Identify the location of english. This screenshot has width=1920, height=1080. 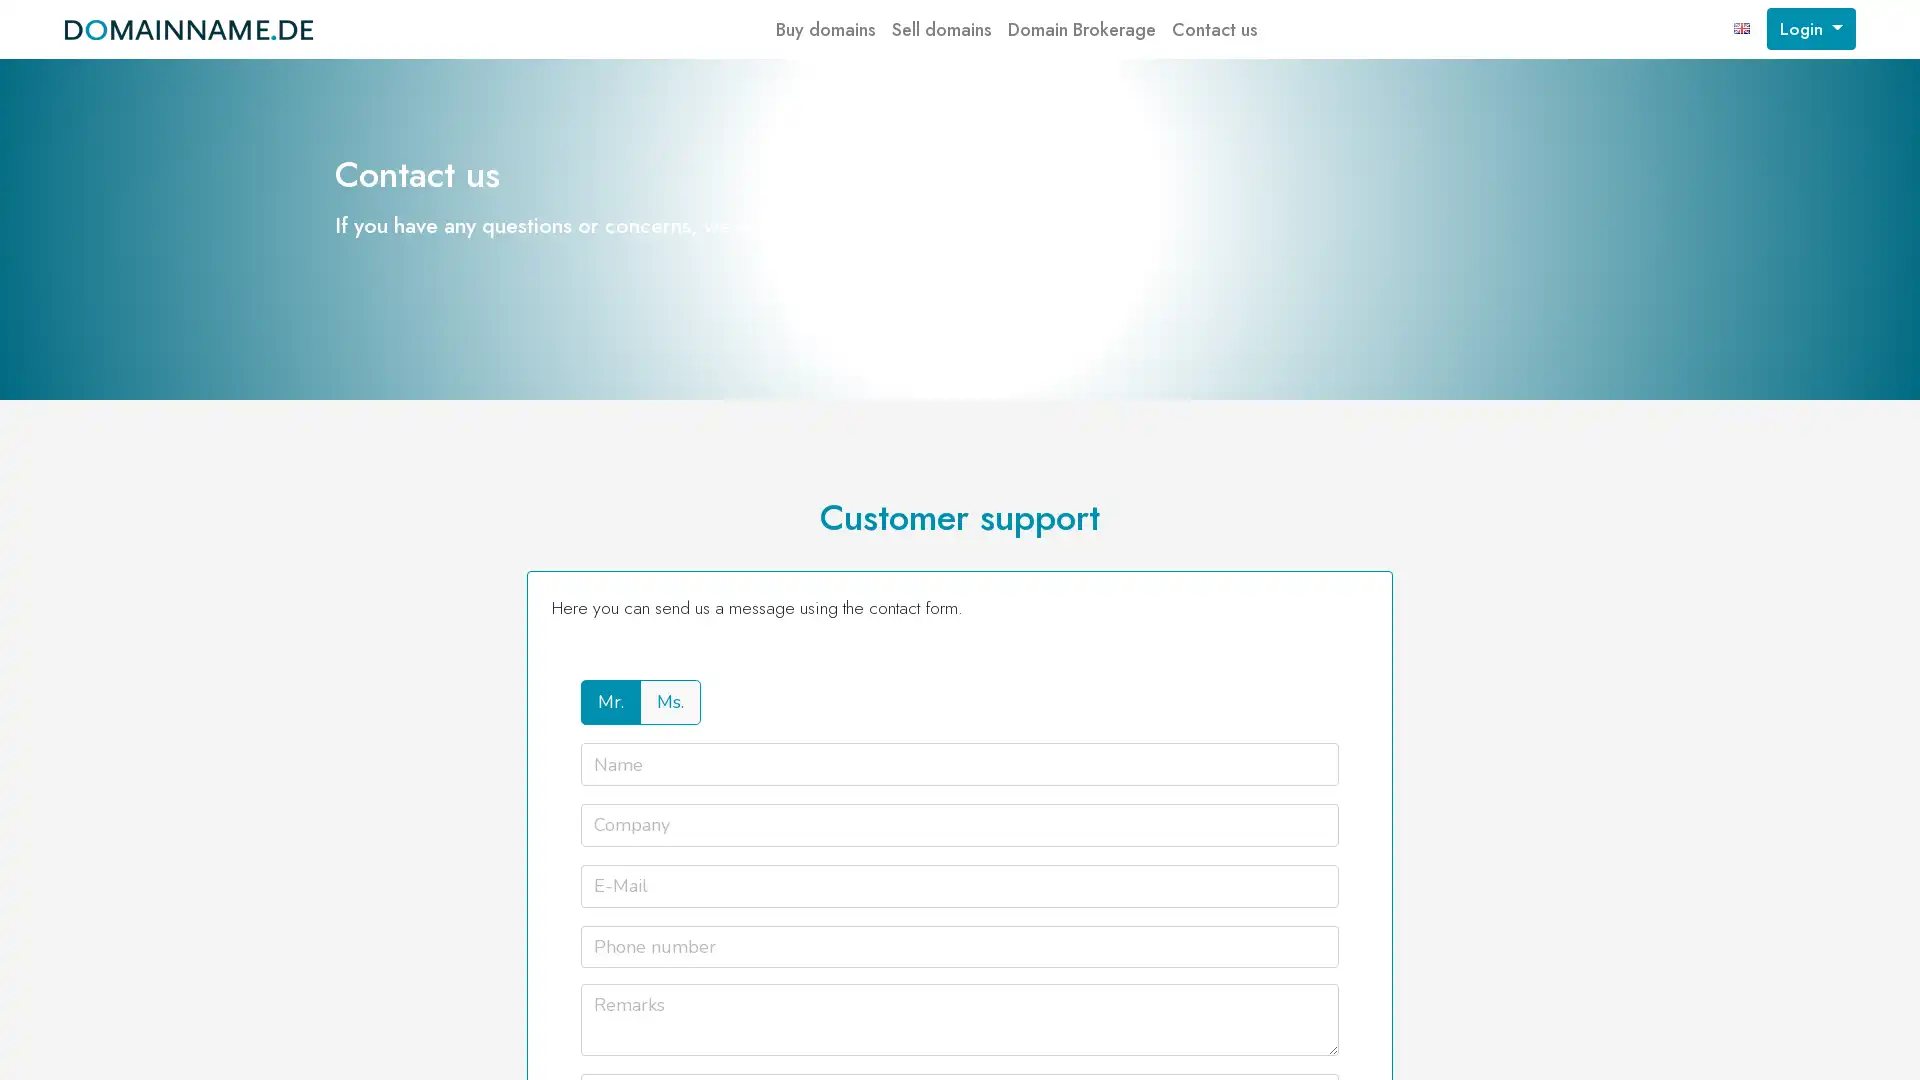
(1741, 29).